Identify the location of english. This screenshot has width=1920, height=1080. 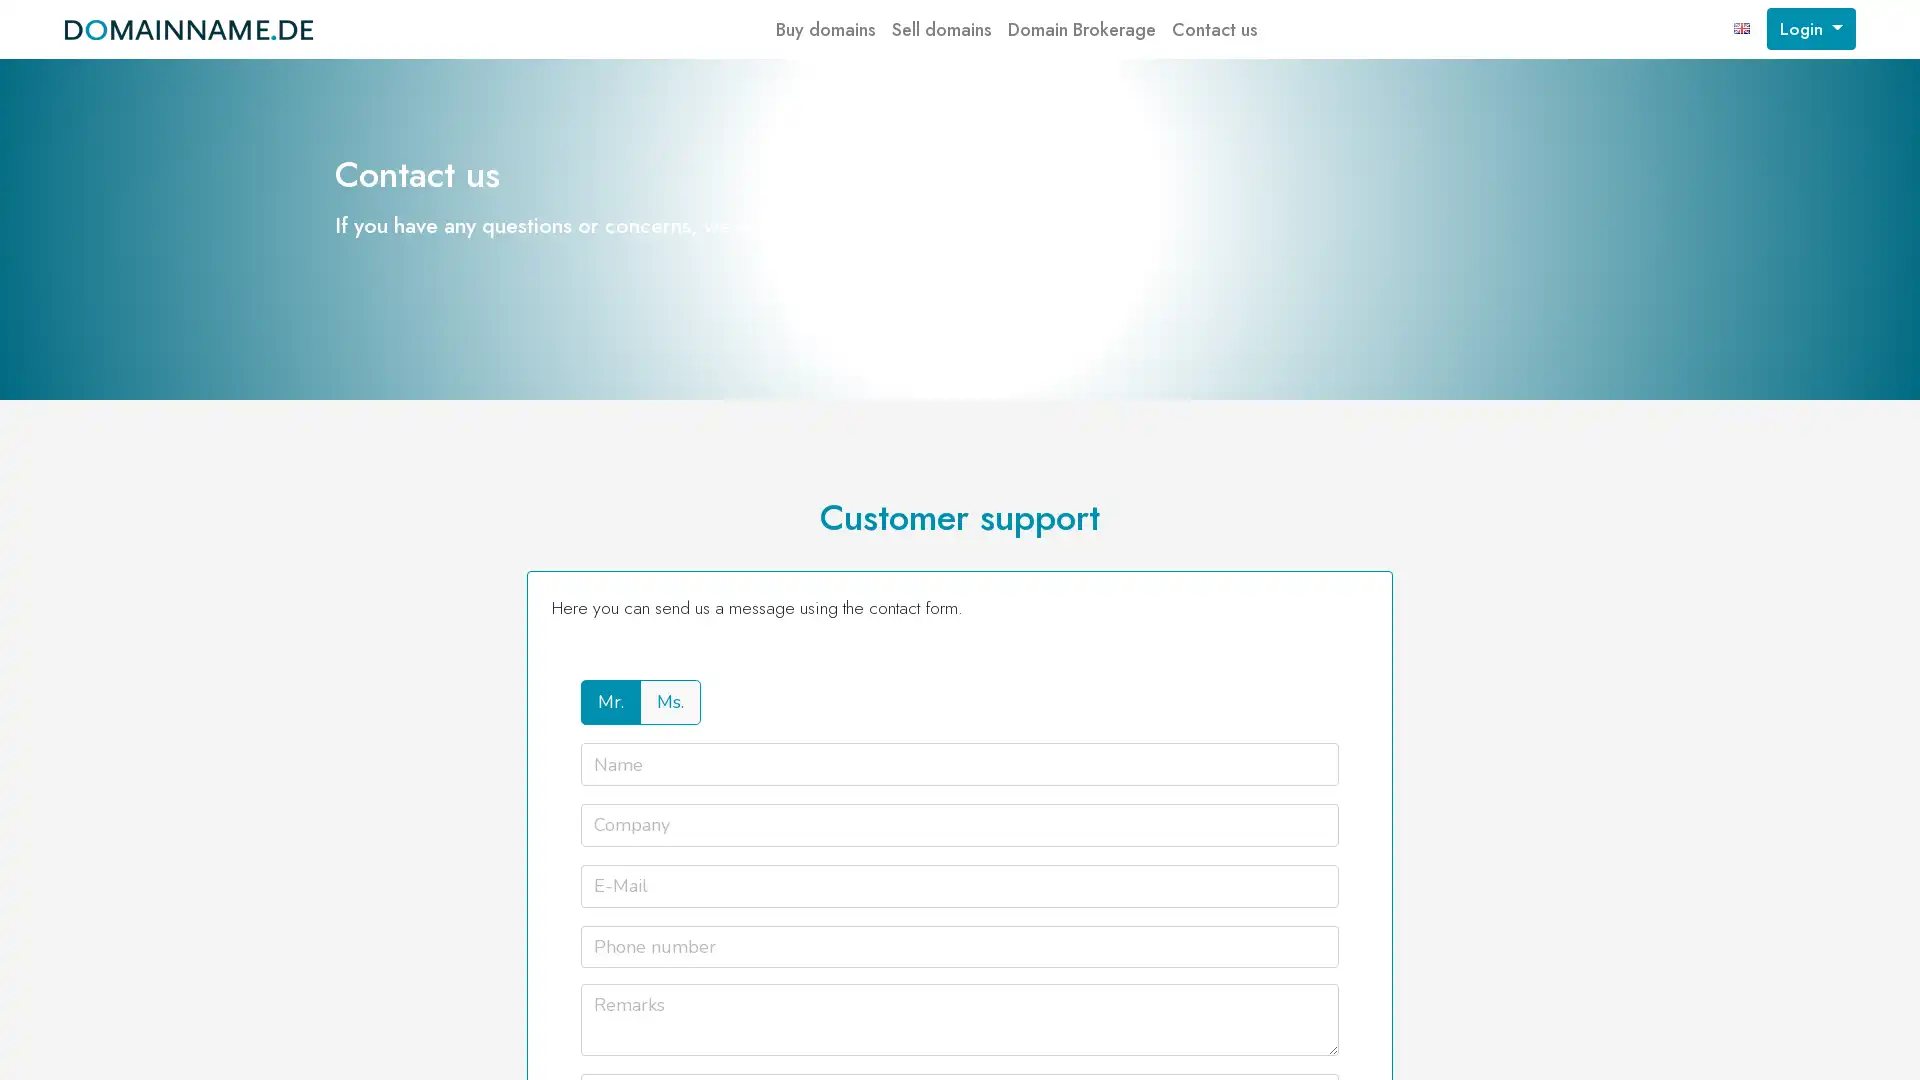
(1741, 29).